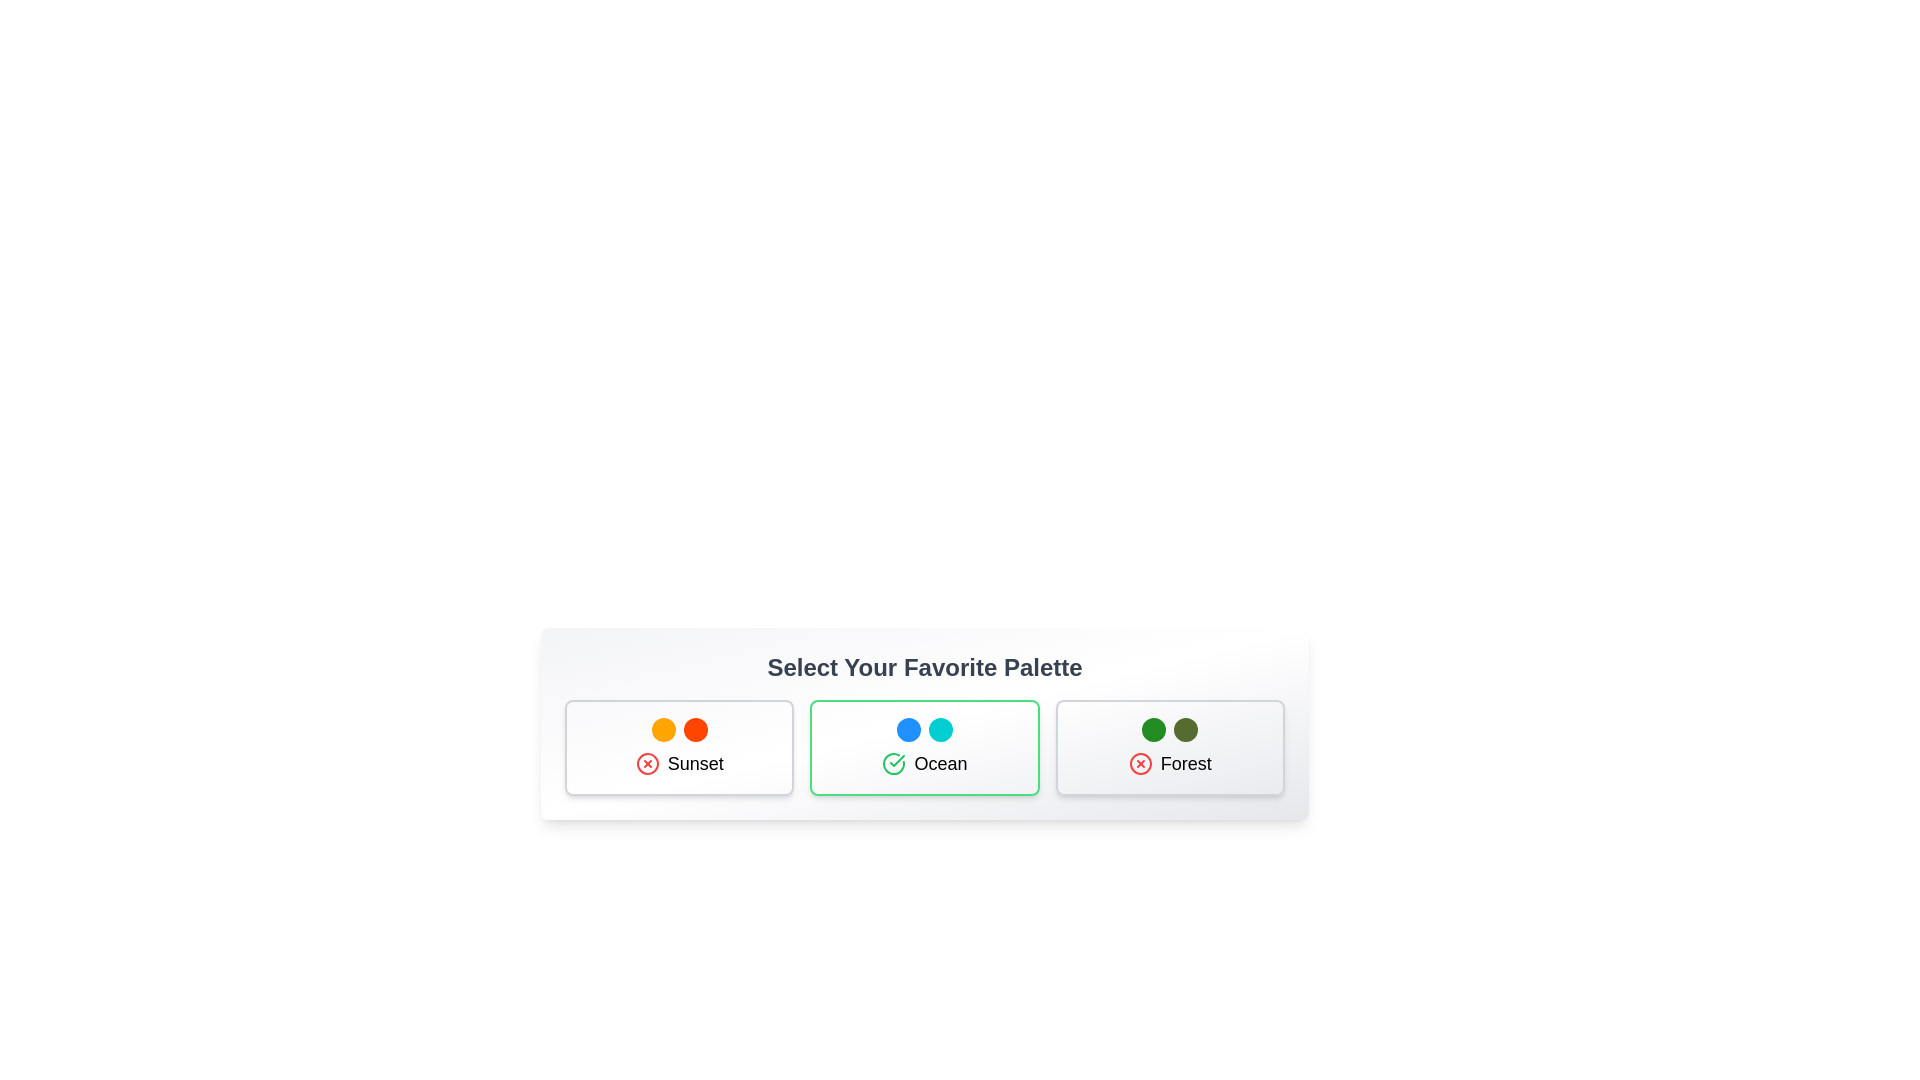 This screenshot has width=1920, height=1080. I want to click on the palette card for Sunset, so click(679, 748).